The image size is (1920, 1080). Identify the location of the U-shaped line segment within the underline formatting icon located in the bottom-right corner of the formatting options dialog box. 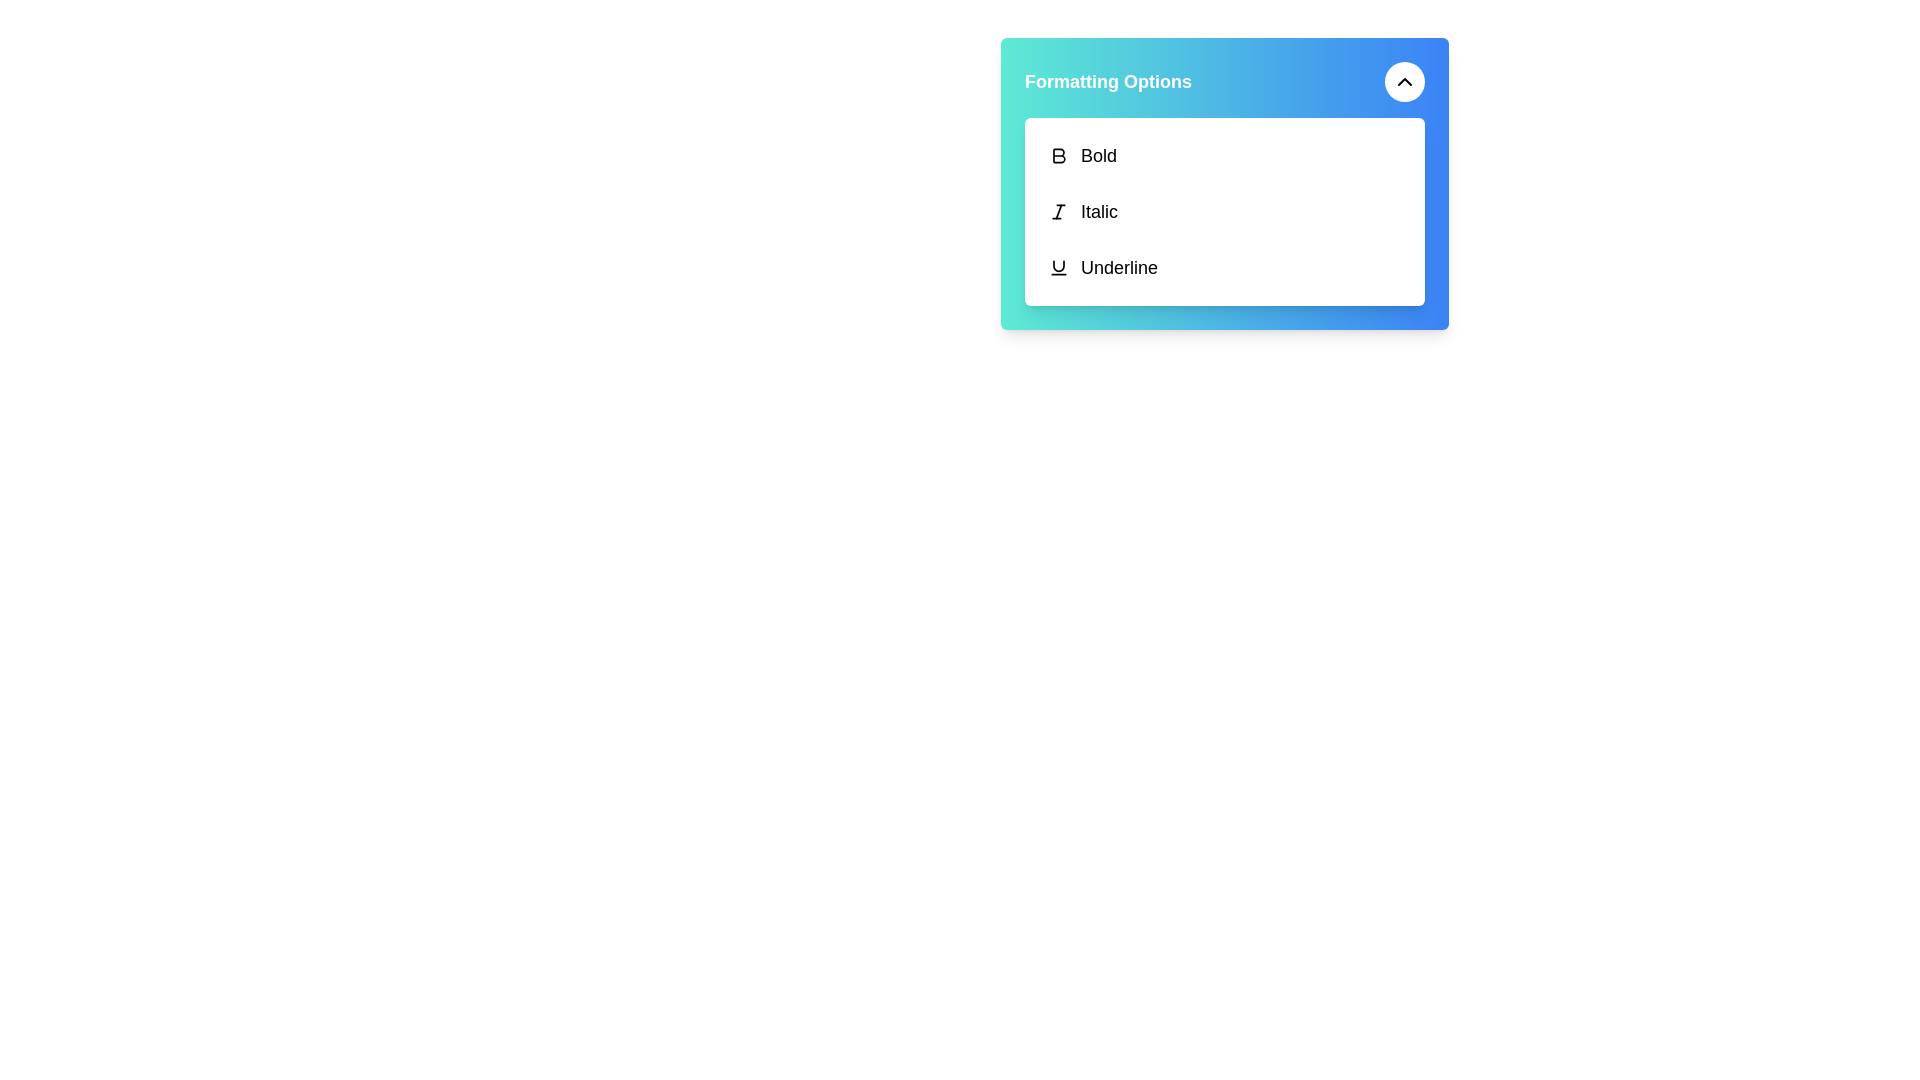
(1058, 265).